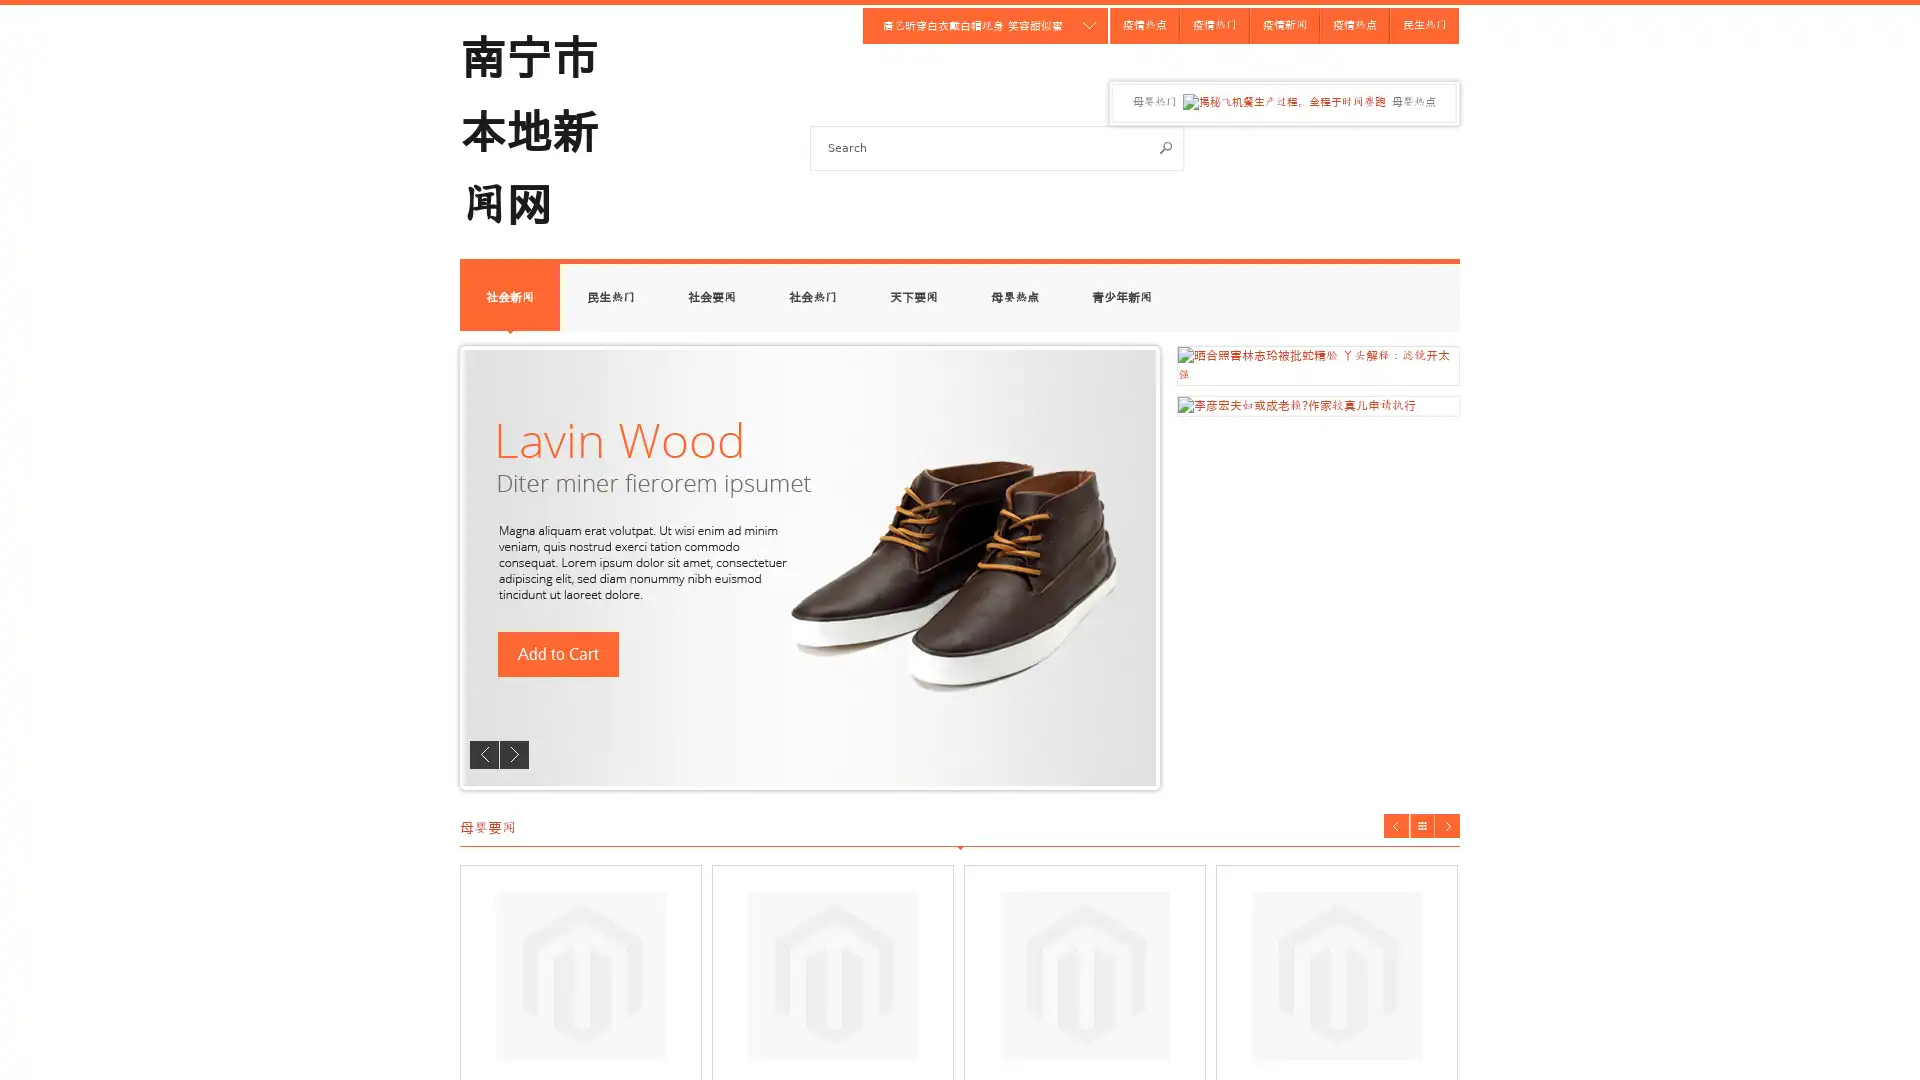 The image size is (1920, 1080). I want to click on Search, so click(1166, 146).